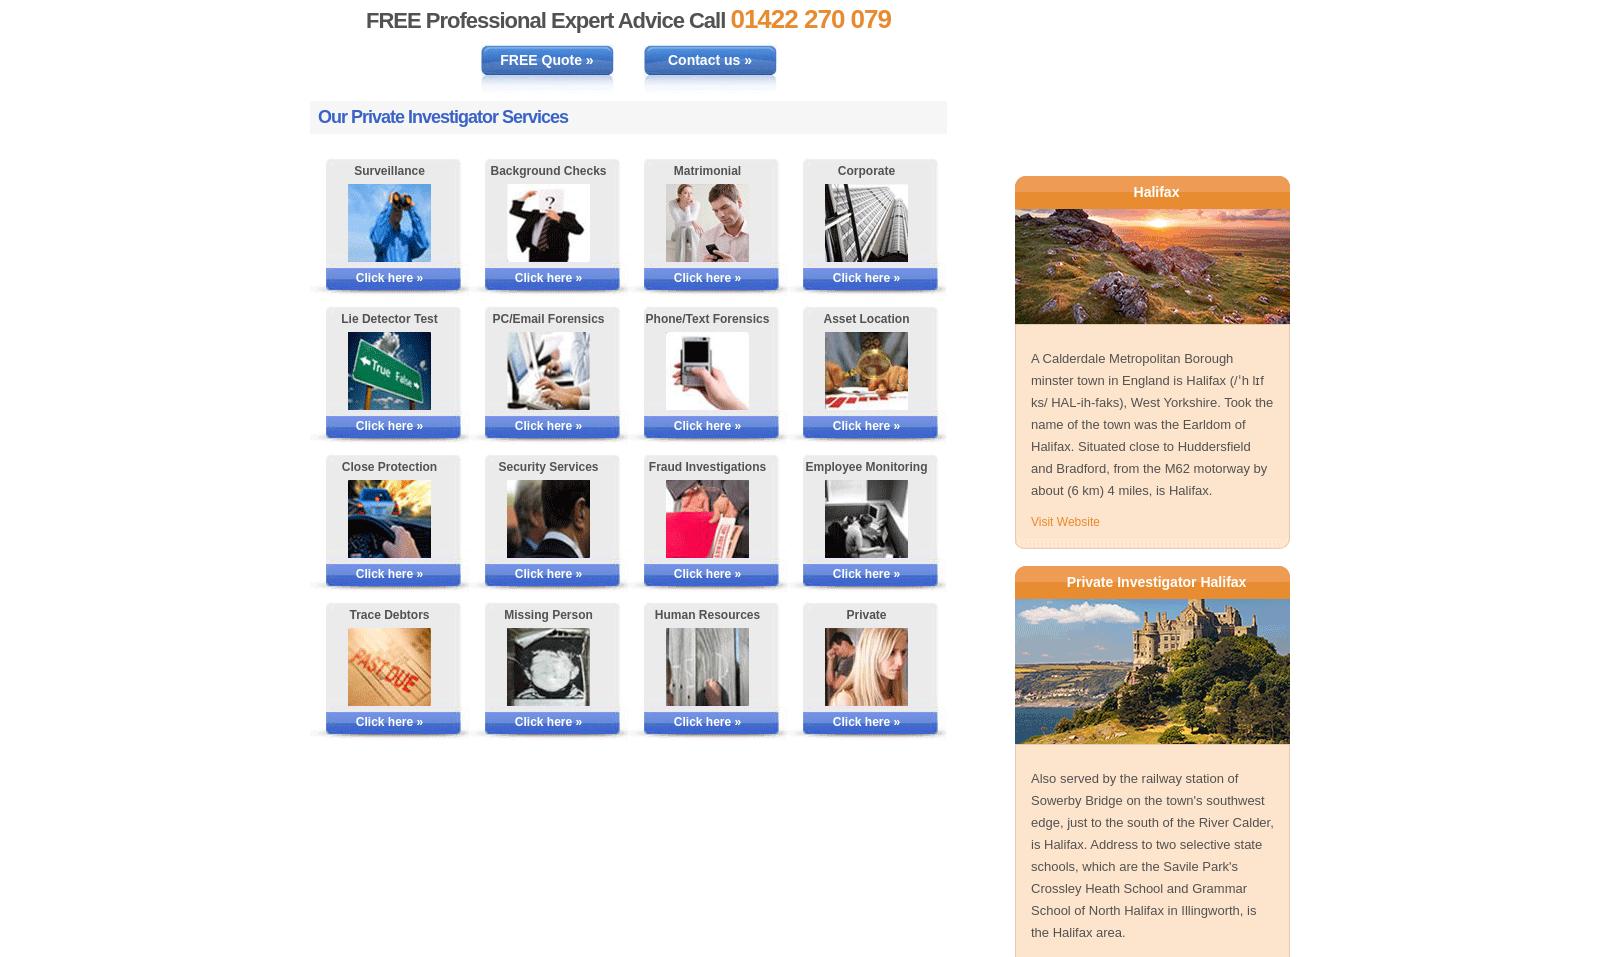 The width and height of the screenshot is (1600, 957). I want to click on 'Asset Location', so click(865, 318).